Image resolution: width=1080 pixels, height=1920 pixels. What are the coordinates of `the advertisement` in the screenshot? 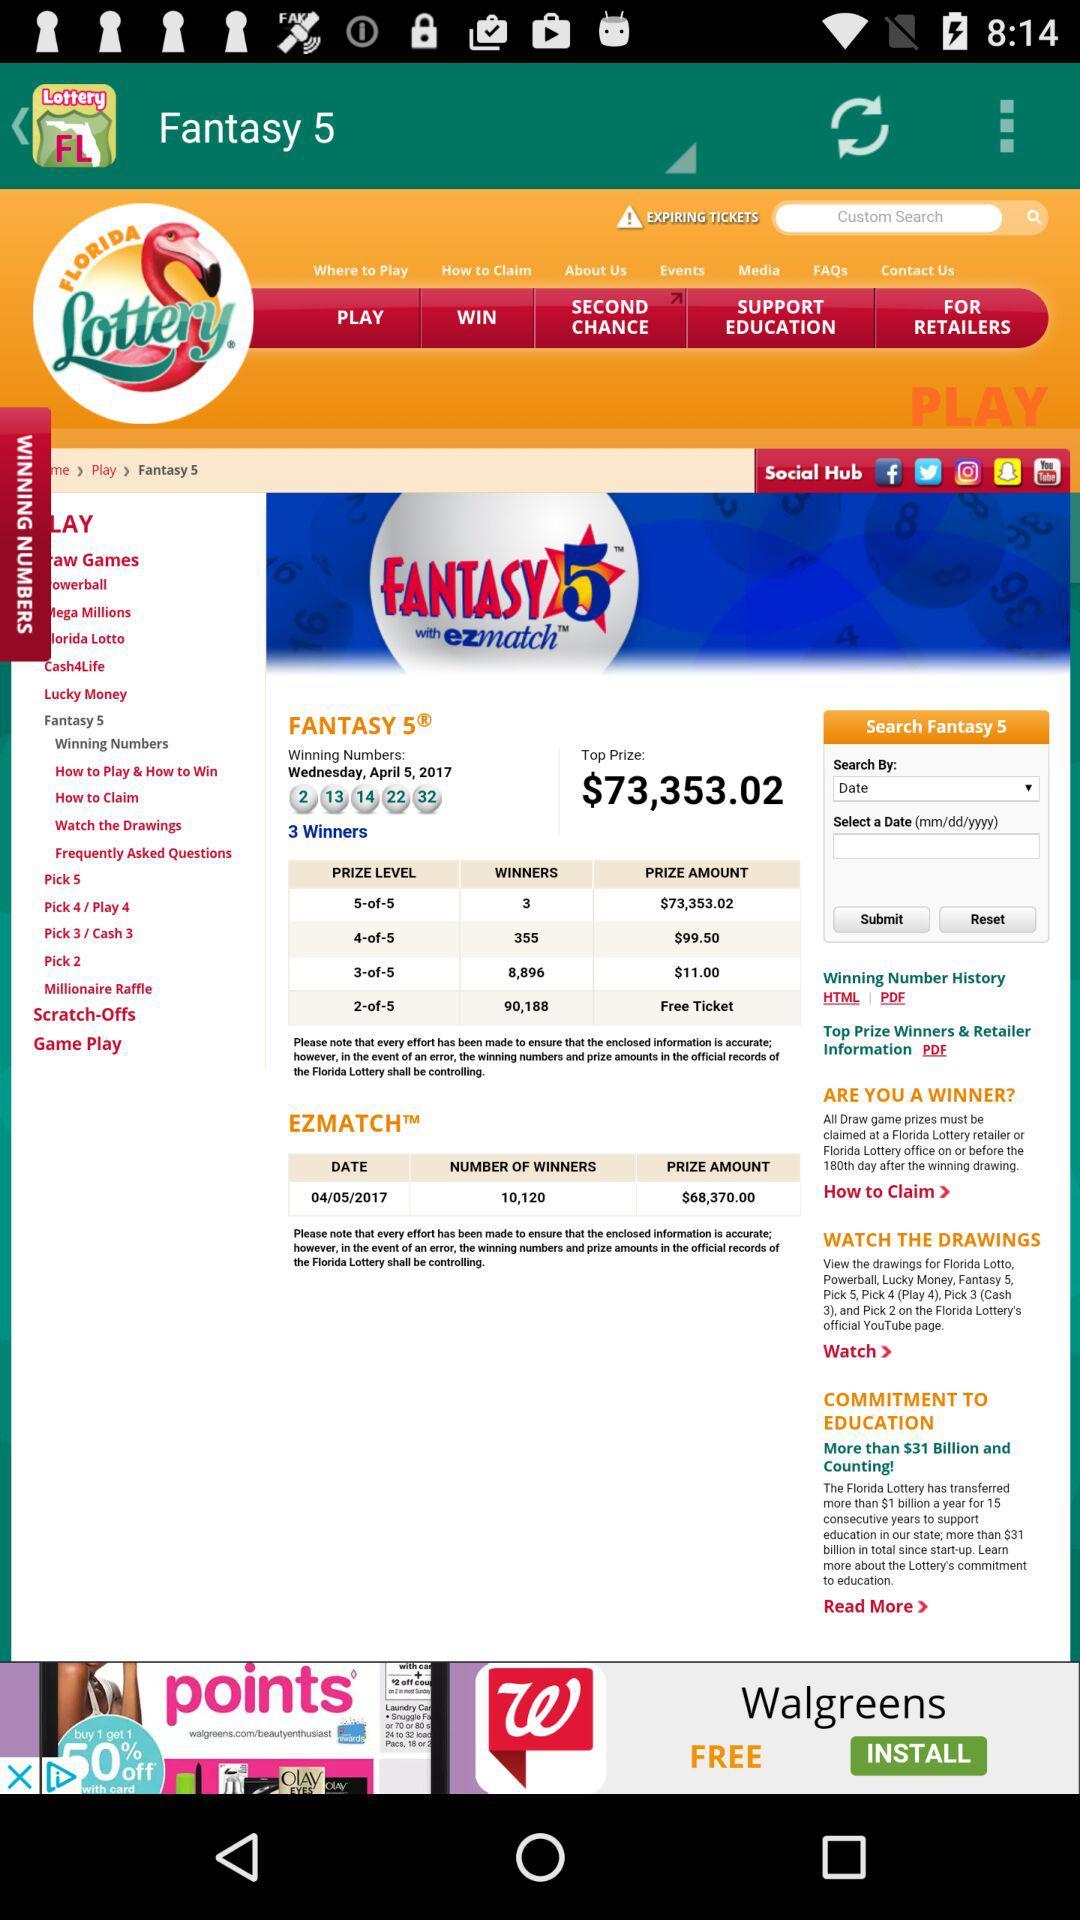 It's located at (540, 1727).